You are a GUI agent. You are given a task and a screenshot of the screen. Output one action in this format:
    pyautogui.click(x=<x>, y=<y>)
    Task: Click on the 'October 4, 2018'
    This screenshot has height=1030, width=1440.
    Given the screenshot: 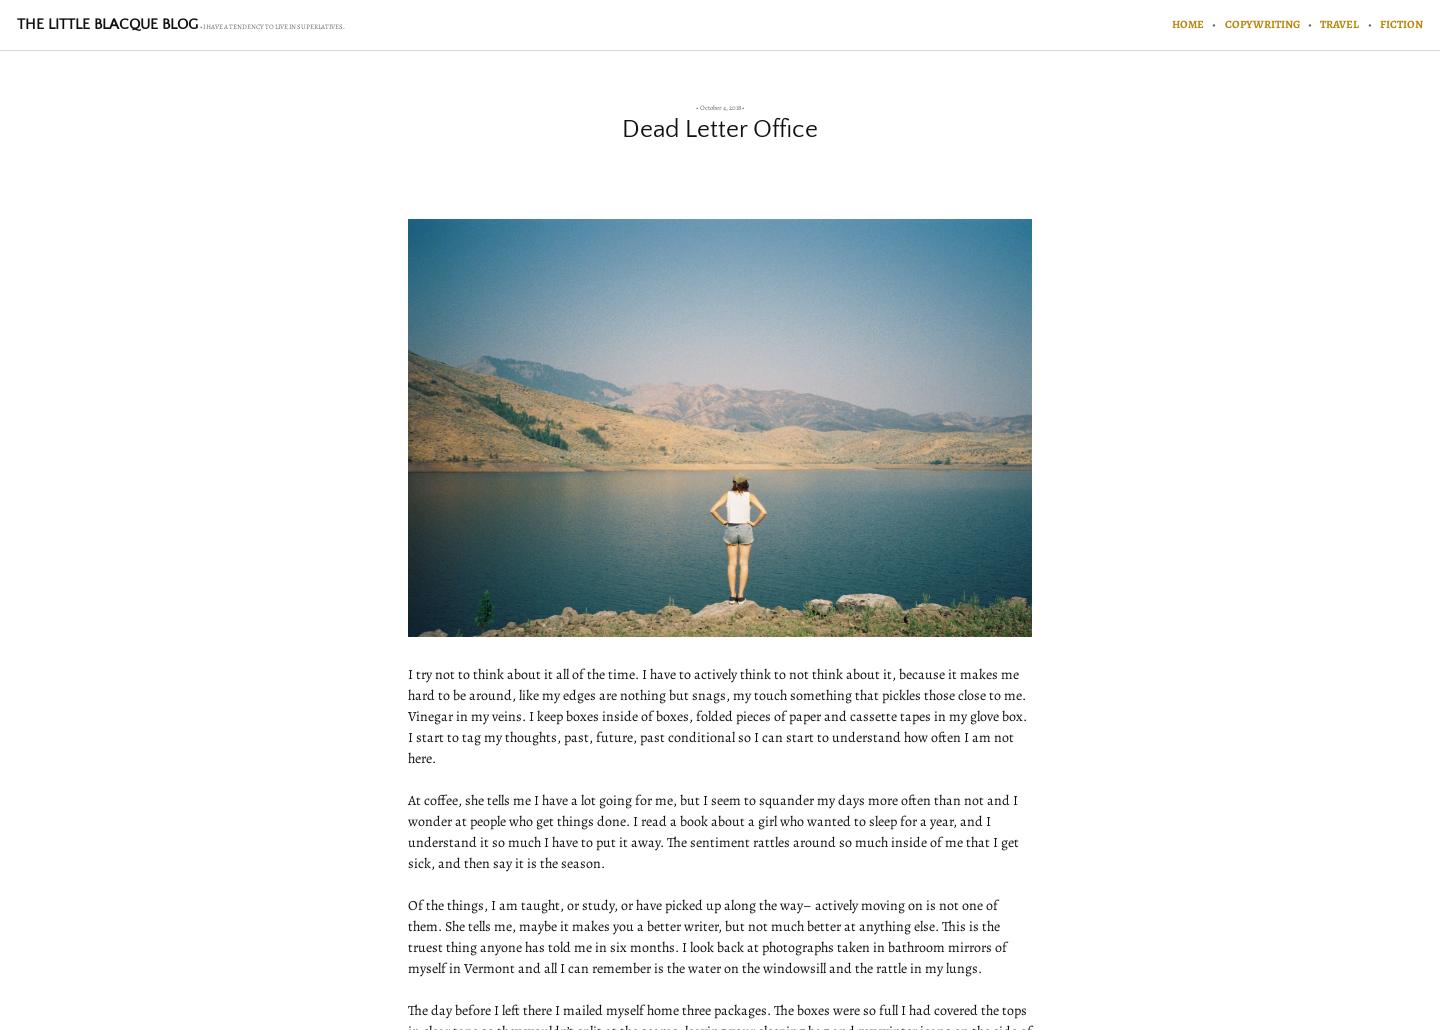 What is the action you would take?
    pyautogui.click(x=698, y=105)
    